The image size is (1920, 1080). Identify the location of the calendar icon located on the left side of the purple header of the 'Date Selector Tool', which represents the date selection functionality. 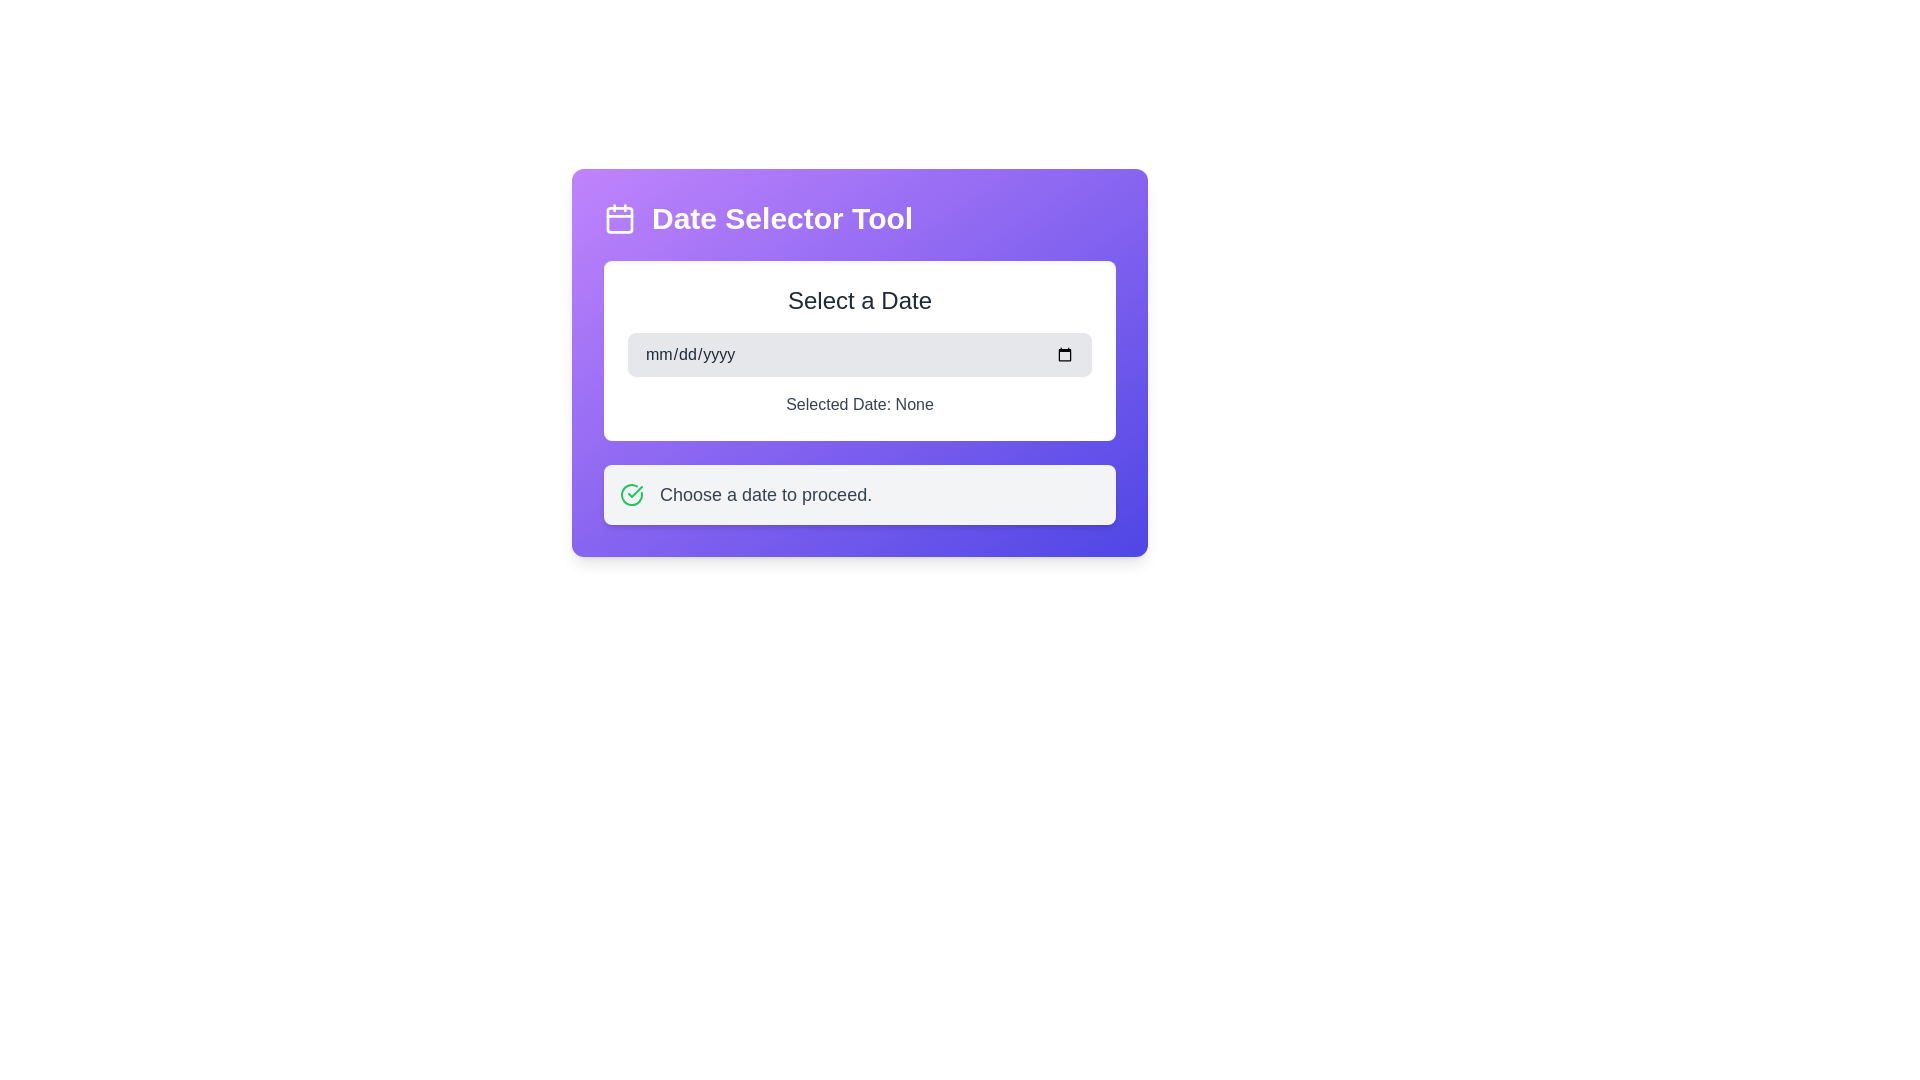
(618, 219).